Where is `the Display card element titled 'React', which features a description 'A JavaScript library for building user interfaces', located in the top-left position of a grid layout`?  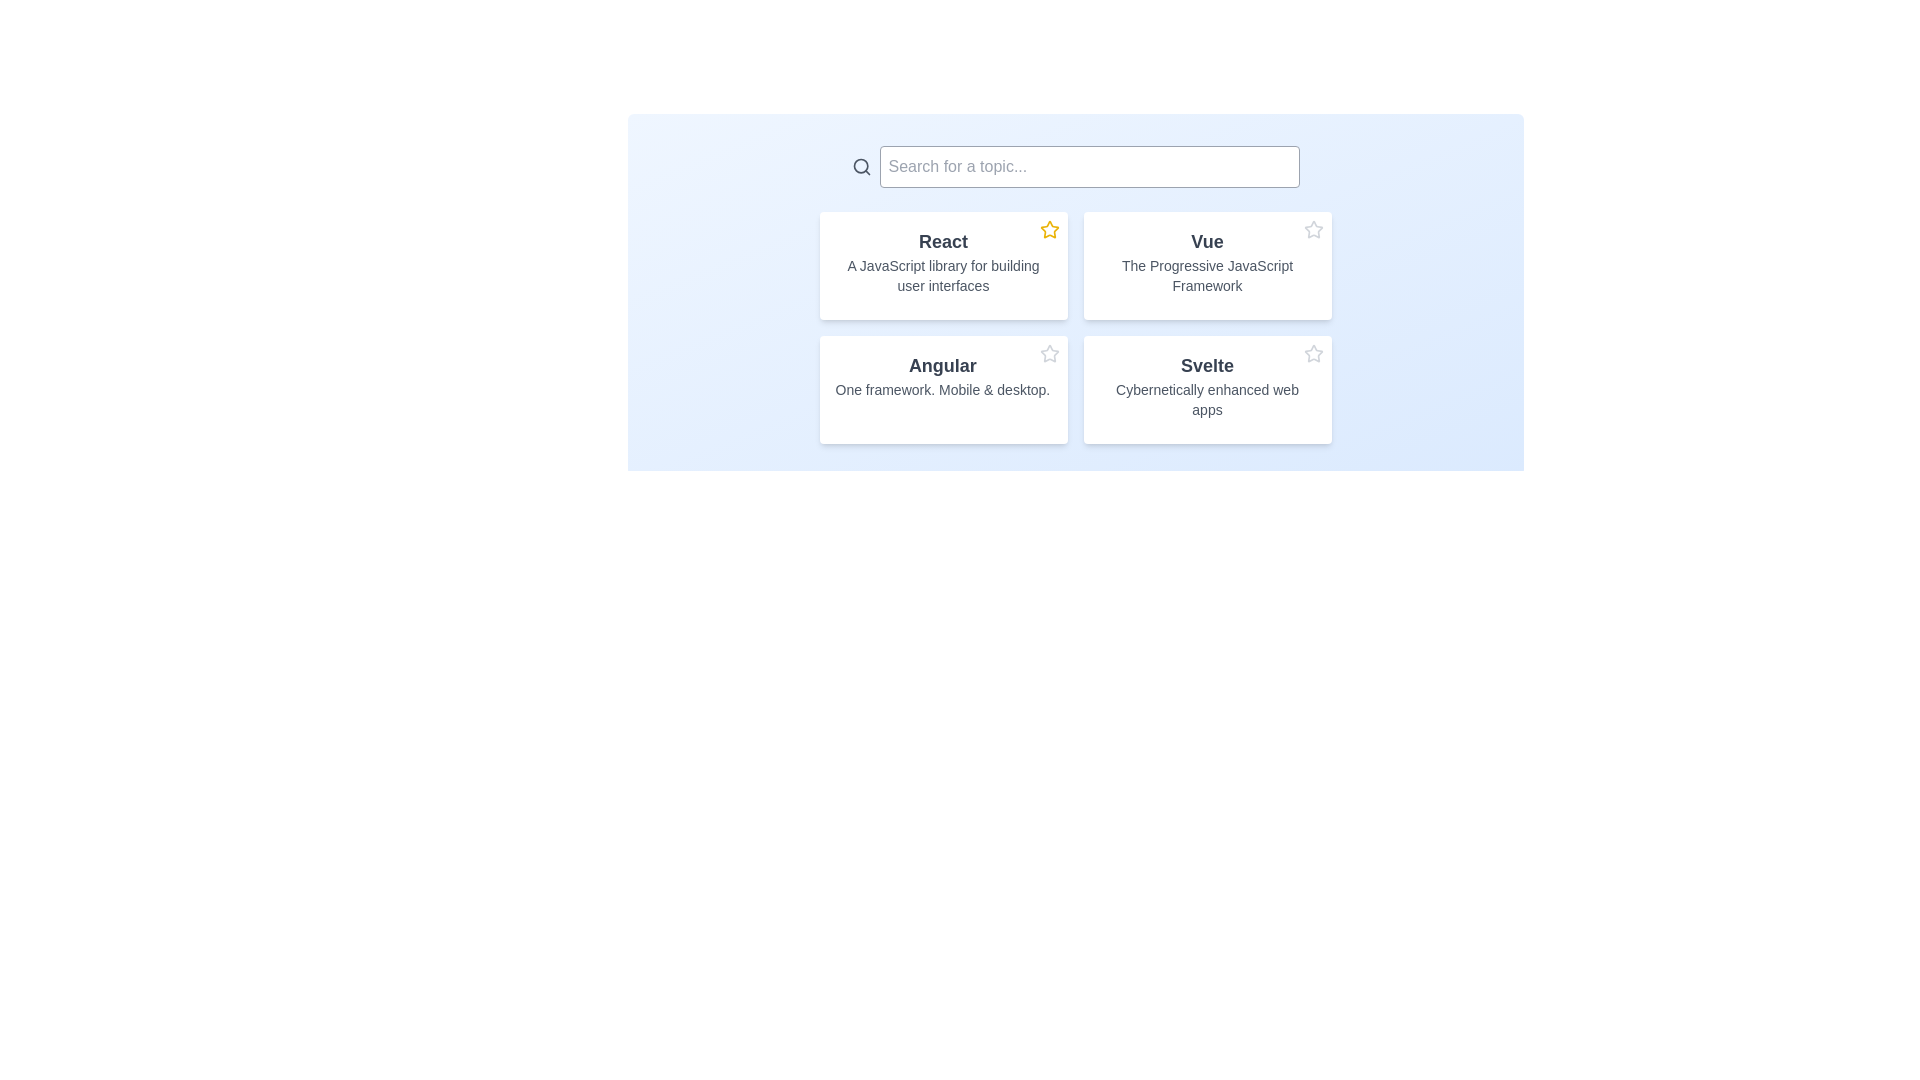 the Display card element titled 'React', which features a description 'A JavaScript library for building user interfaces', located in the top-left position of a grid layout is located at coordinates (942, 261).